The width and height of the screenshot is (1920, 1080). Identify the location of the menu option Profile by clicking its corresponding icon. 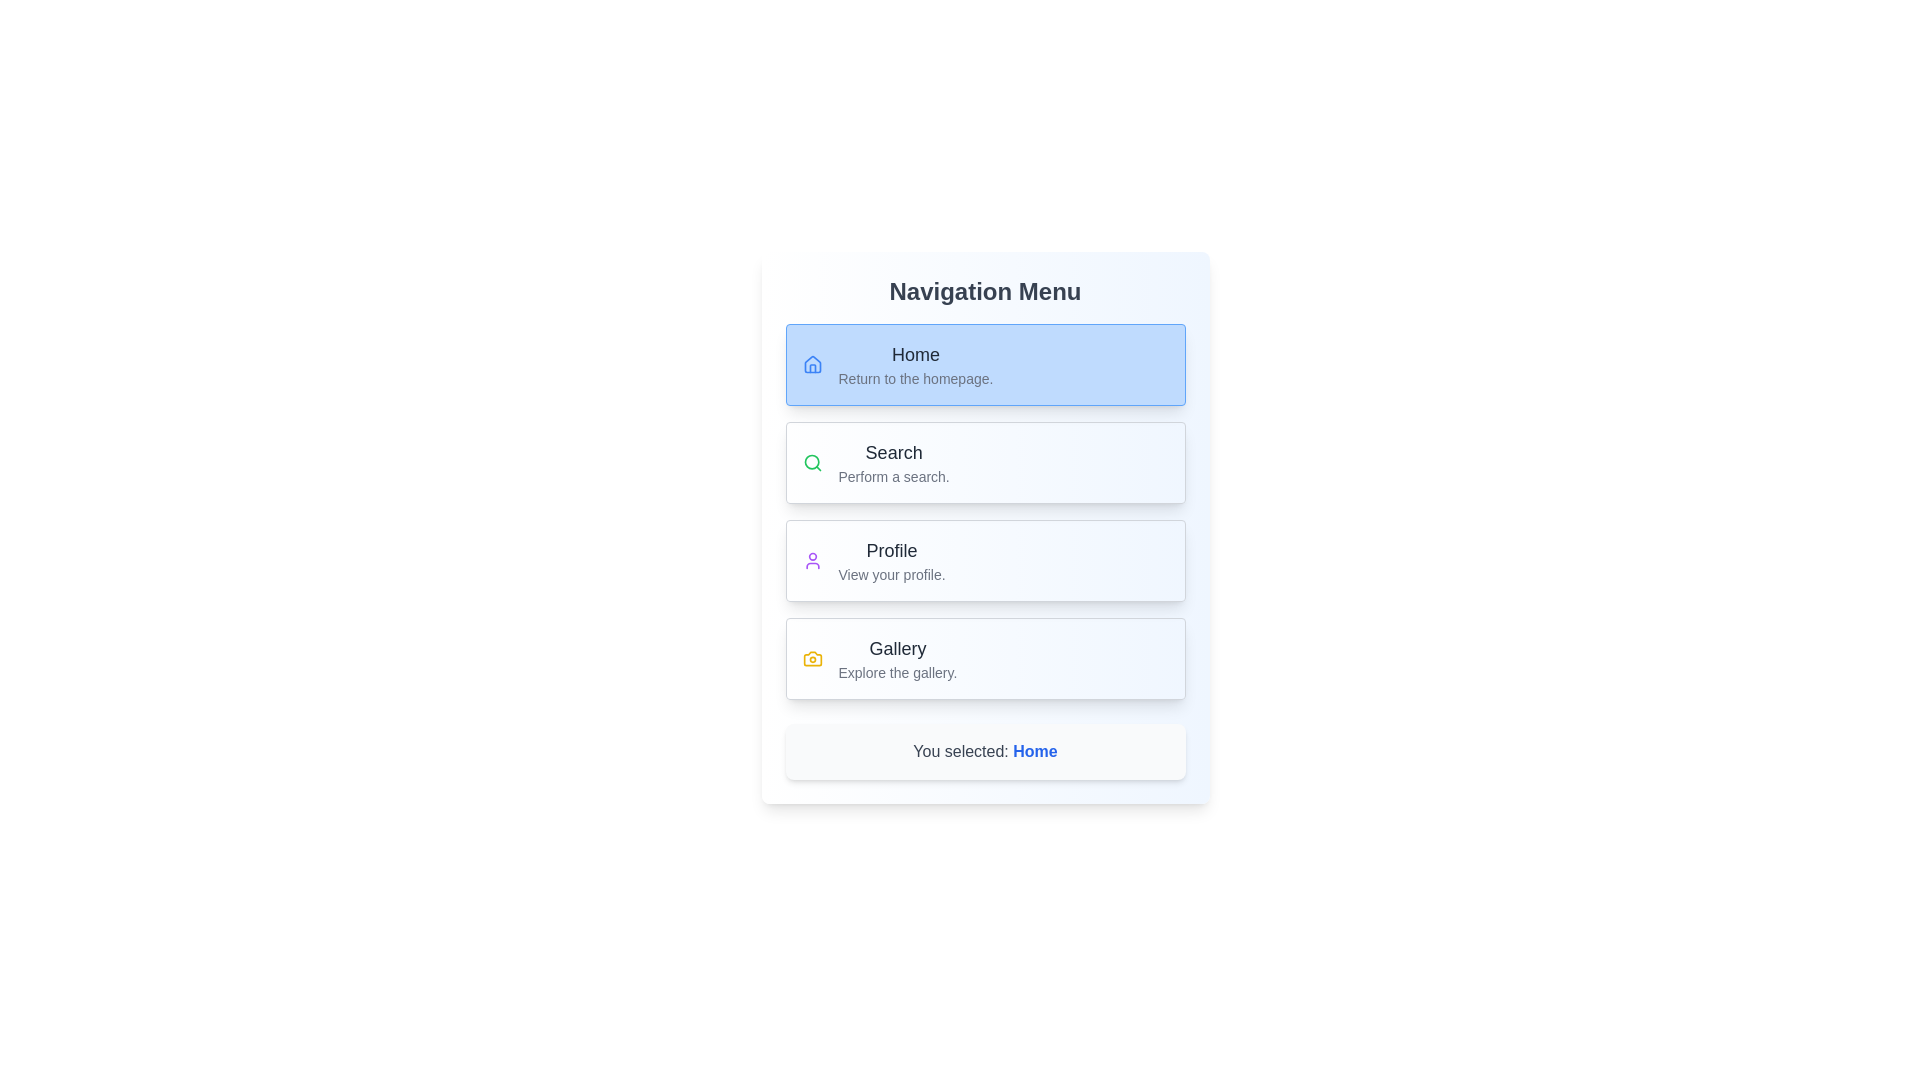
(812, 560).